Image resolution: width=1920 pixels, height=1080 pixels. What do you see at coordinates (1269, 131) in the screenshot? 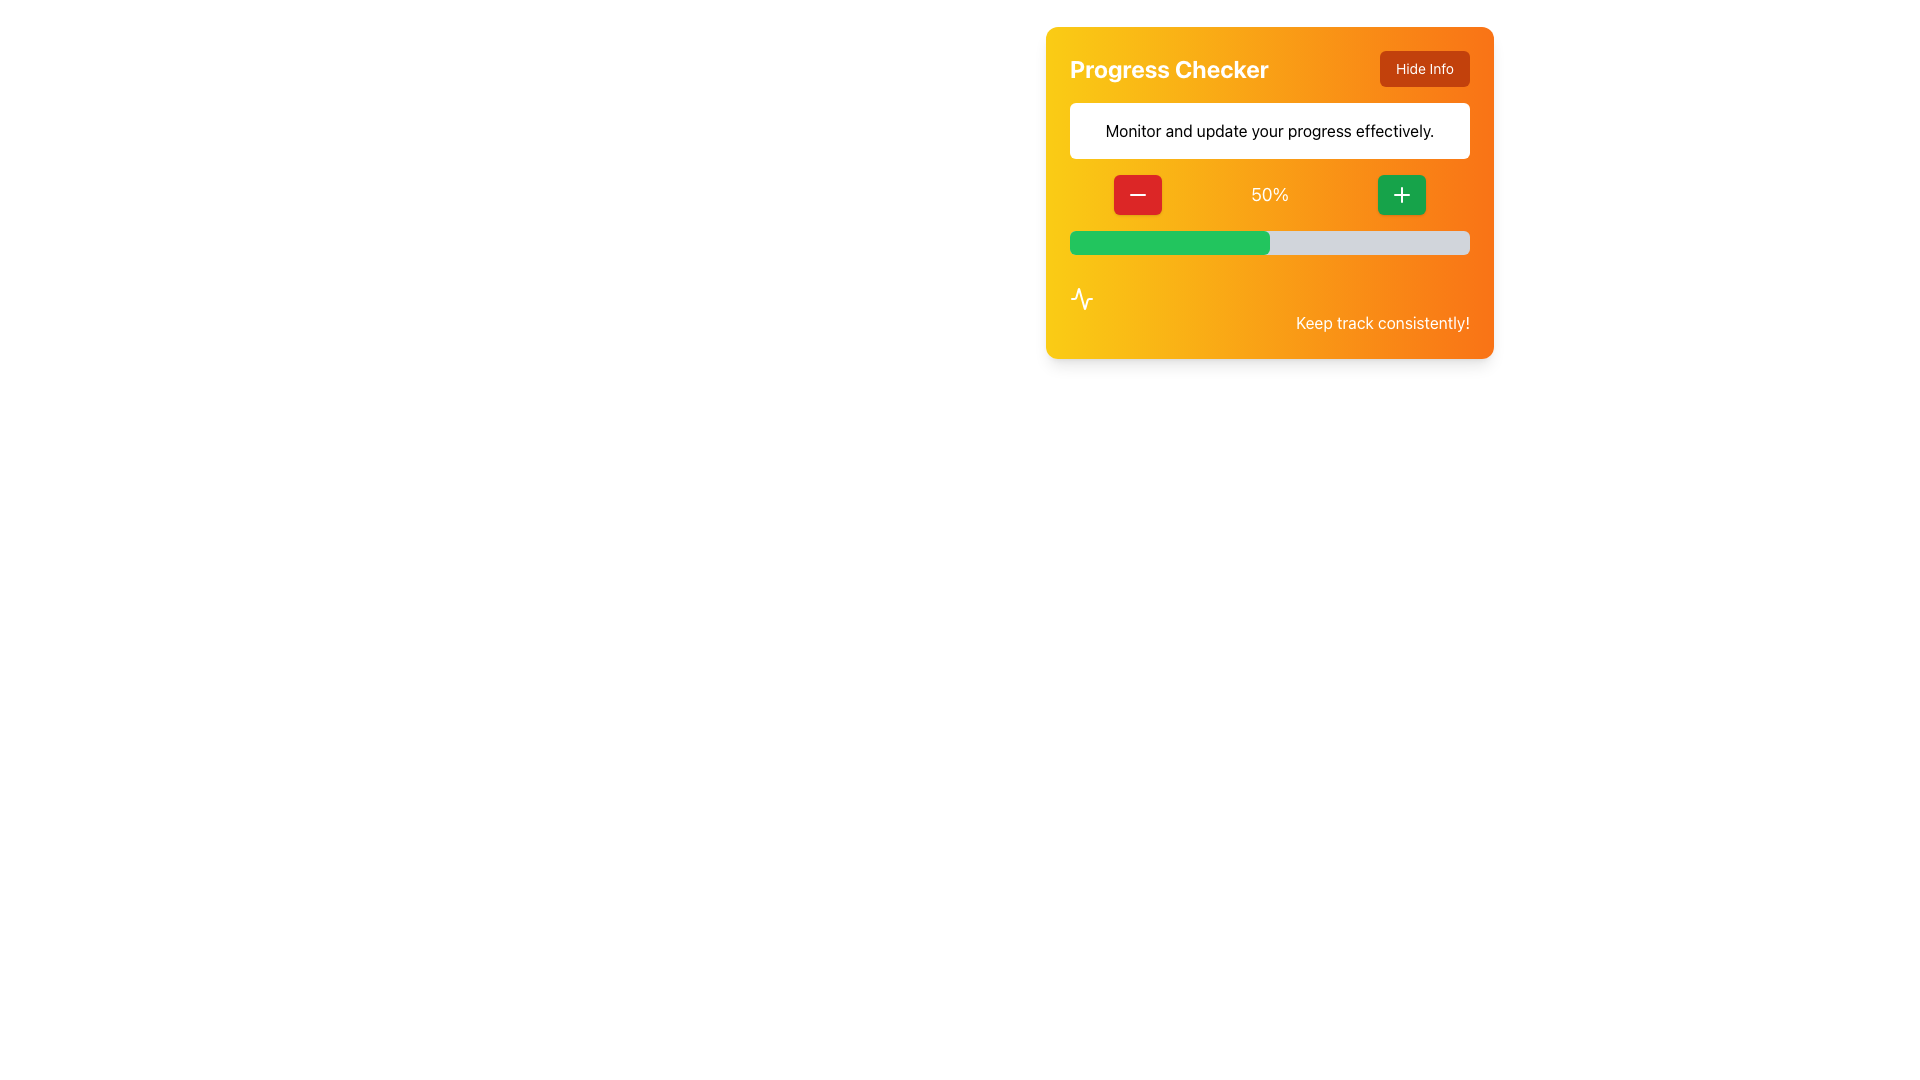
I see `the static informative text block containing the message 'Monitor and update your progress effectively.' which is styled in black and set against a white background, located beneath the title 'Progress Checker'` at bounding box center [1269, 131].